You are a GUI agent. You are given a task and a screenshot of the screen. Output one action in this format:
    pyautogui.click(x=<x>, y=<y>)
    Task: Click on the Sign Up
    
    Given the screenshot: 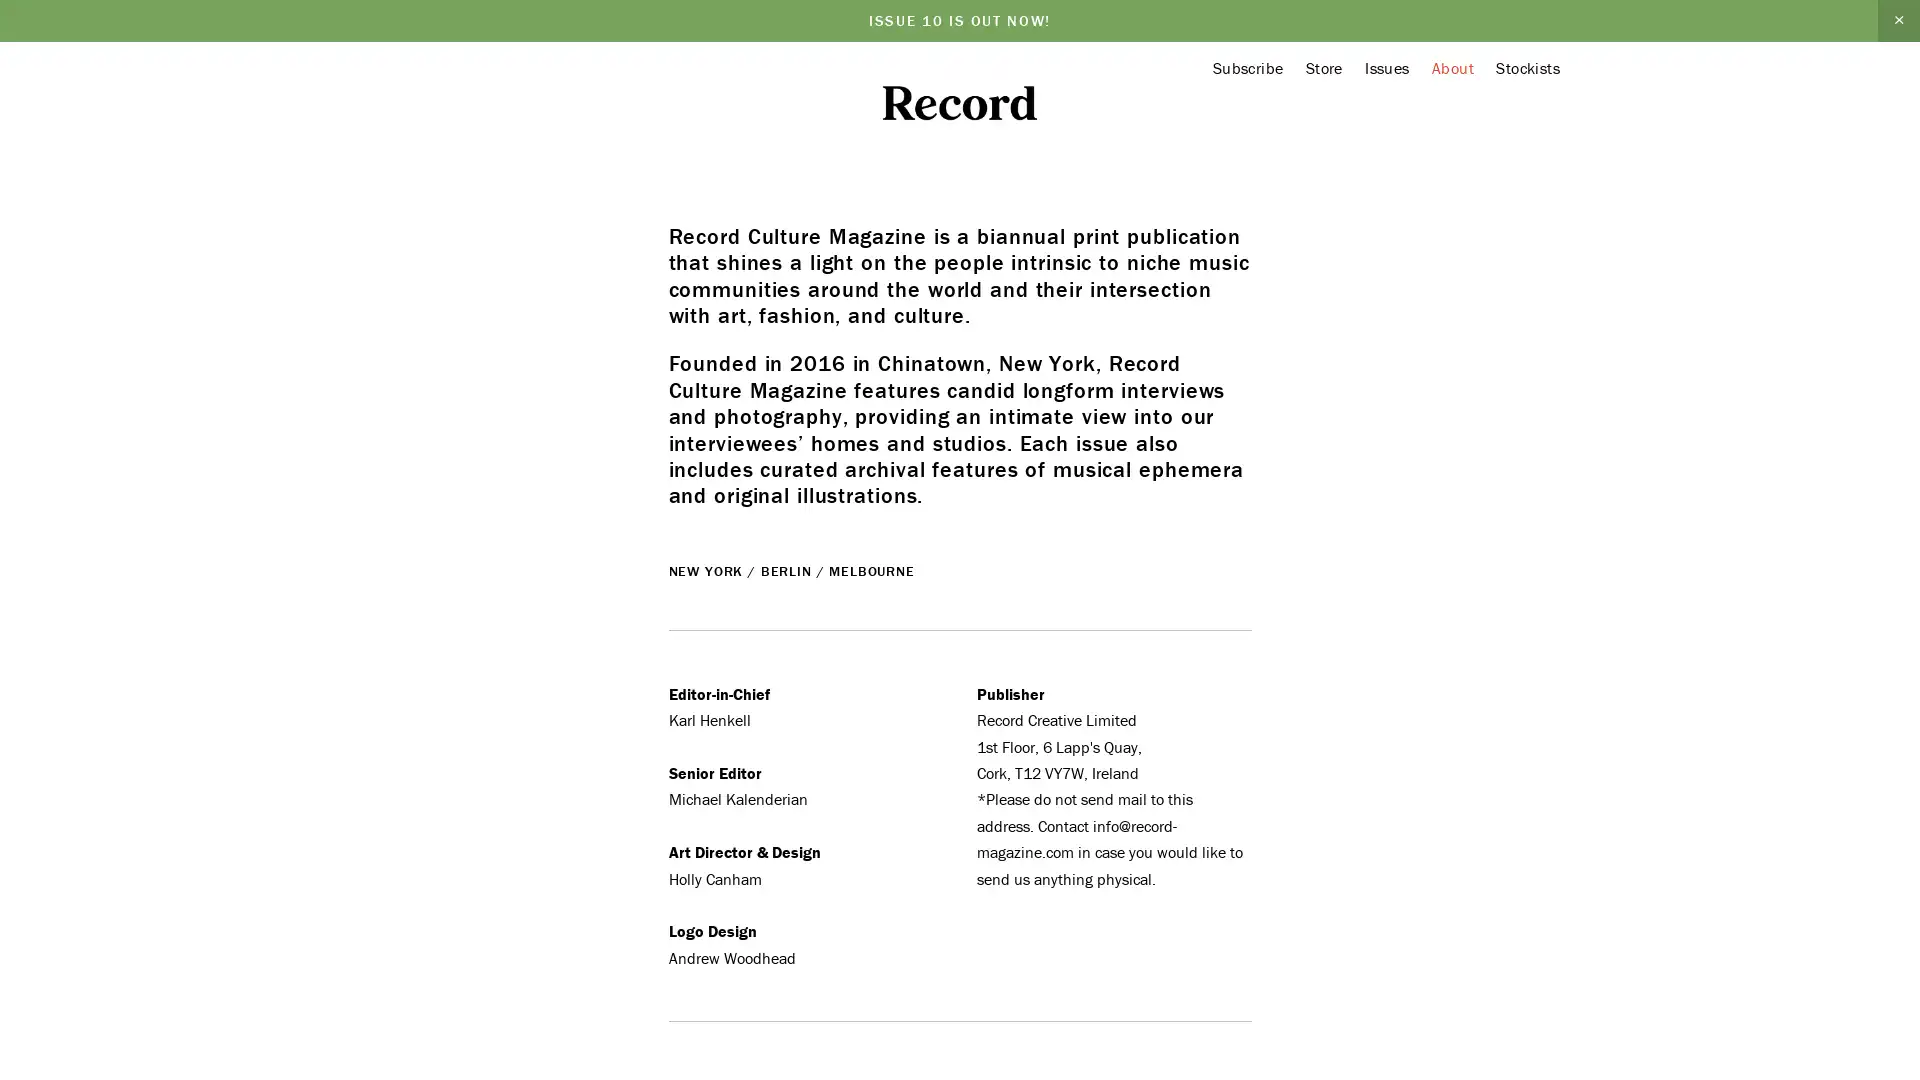 What is the action you would take?
    pyautogui.click(x=1806, y=963)
    